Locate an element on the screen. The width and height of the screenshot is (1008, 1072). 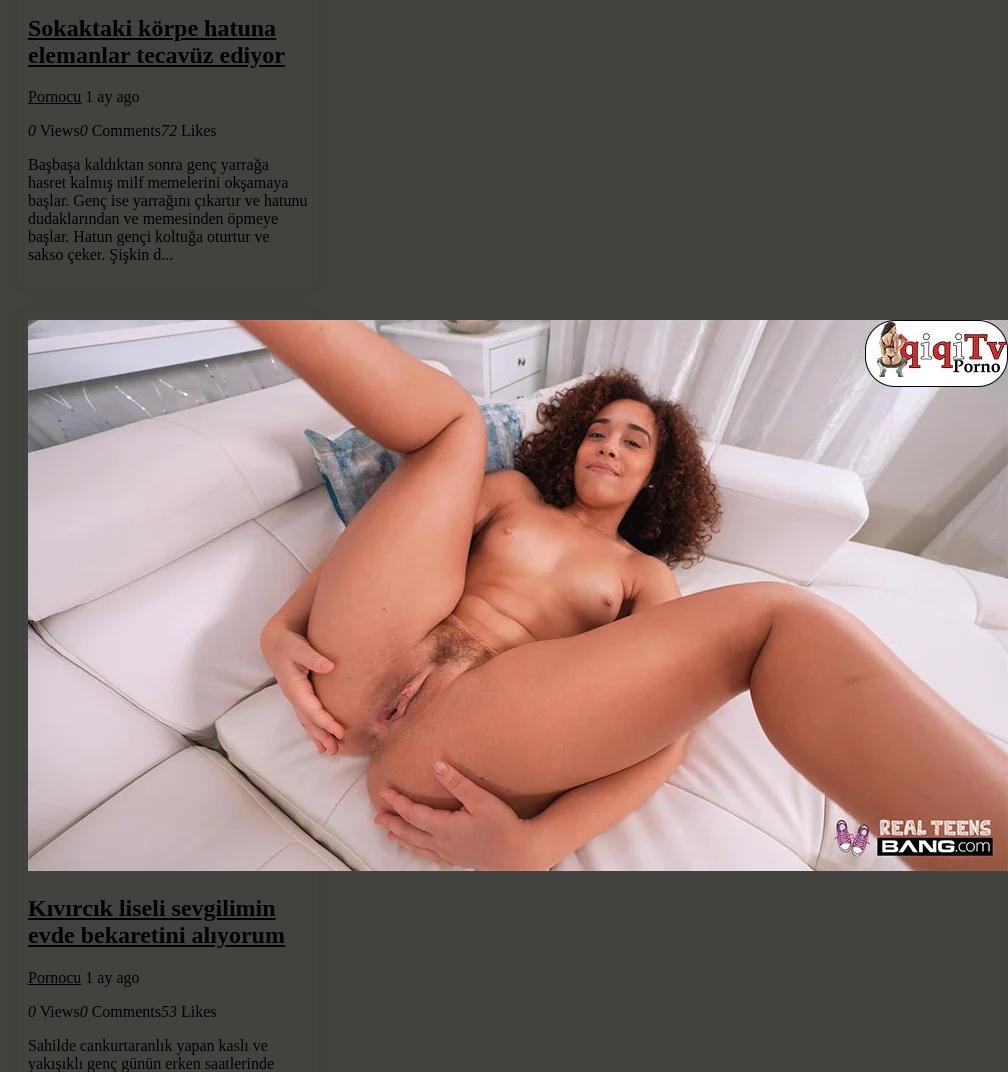
'Başbaşa kaldıktan sonra genç yarrağa hasret kalmış milf memelerini okşamaya başlar. Genç ise yarrağını çıkartır ve hatunu dudaklarından ve memesinden öpmeye başlar. Hatun gençi koltuğa oturtur ve sakso çeker. Şişkin d...' is located at coordinates (167, 209).